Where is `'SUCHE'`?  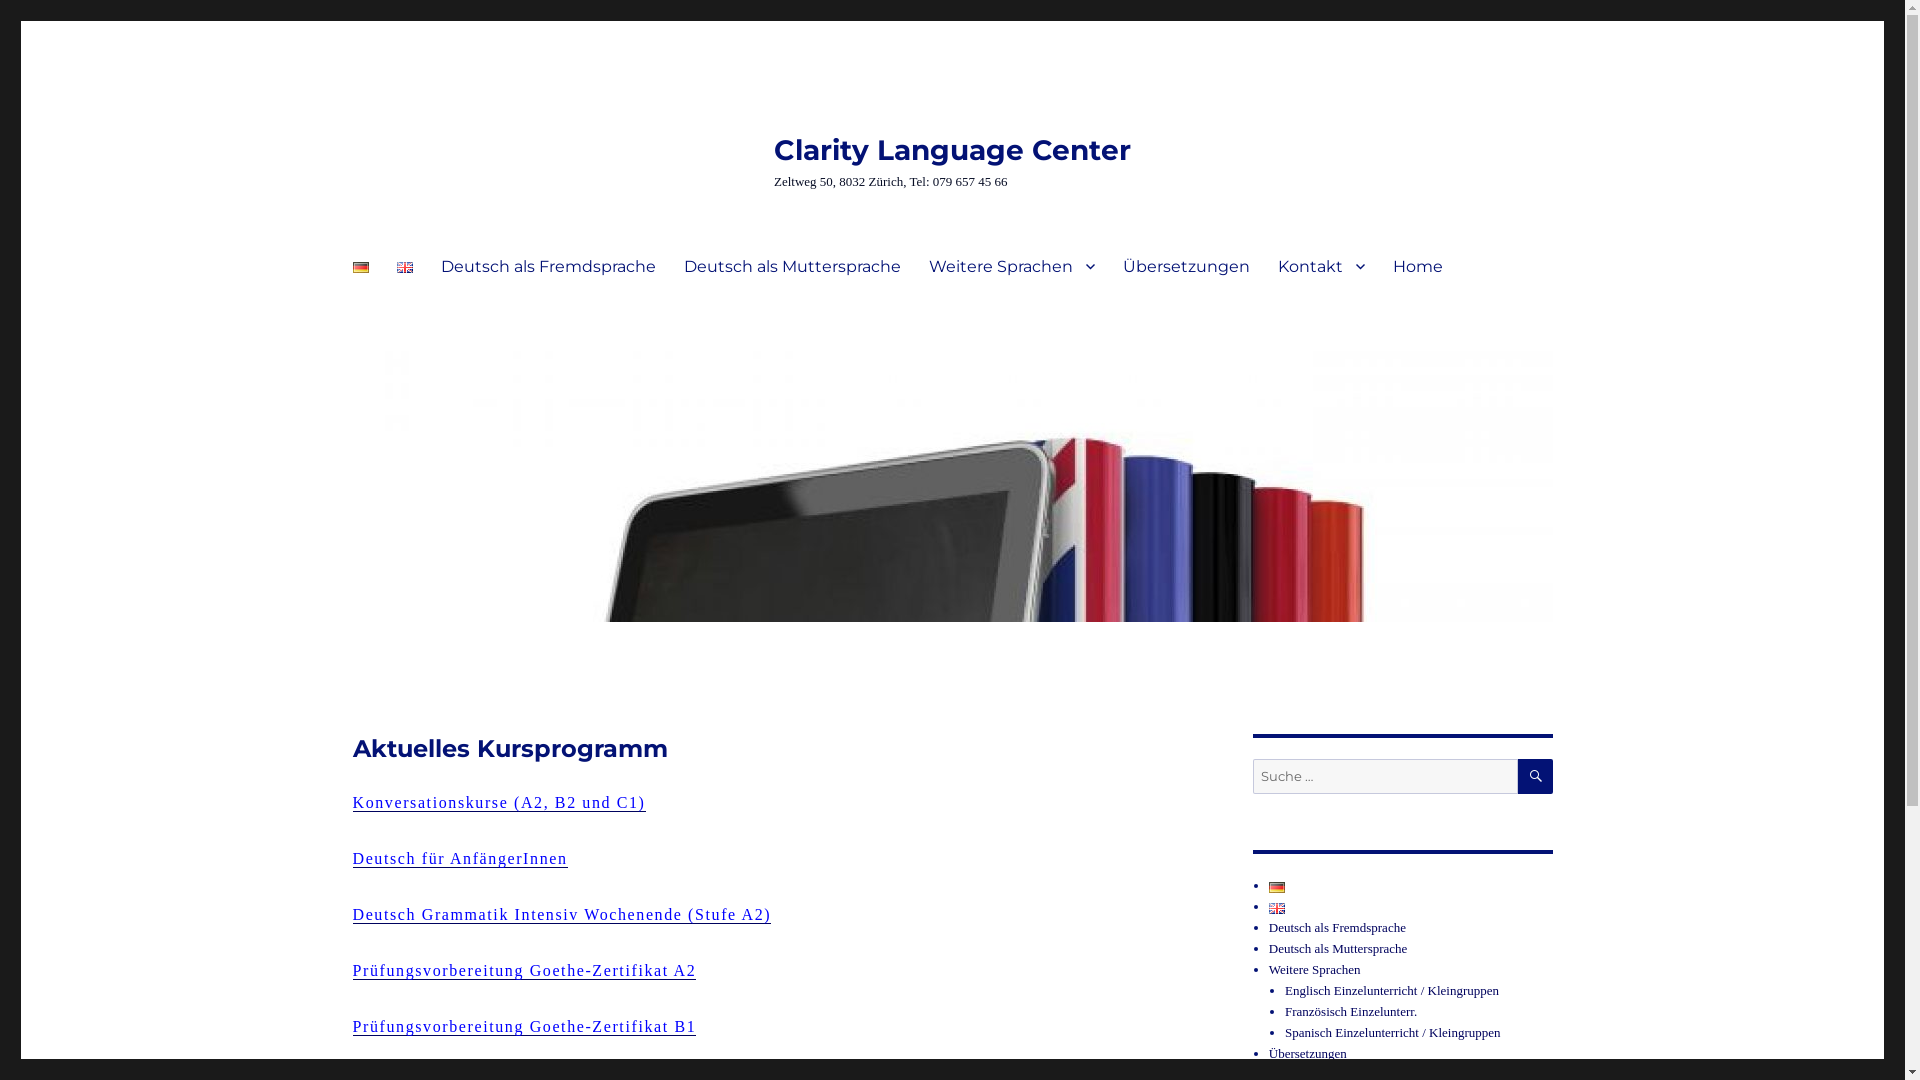
'SUCHE' is located at coordinates (1534, 775).